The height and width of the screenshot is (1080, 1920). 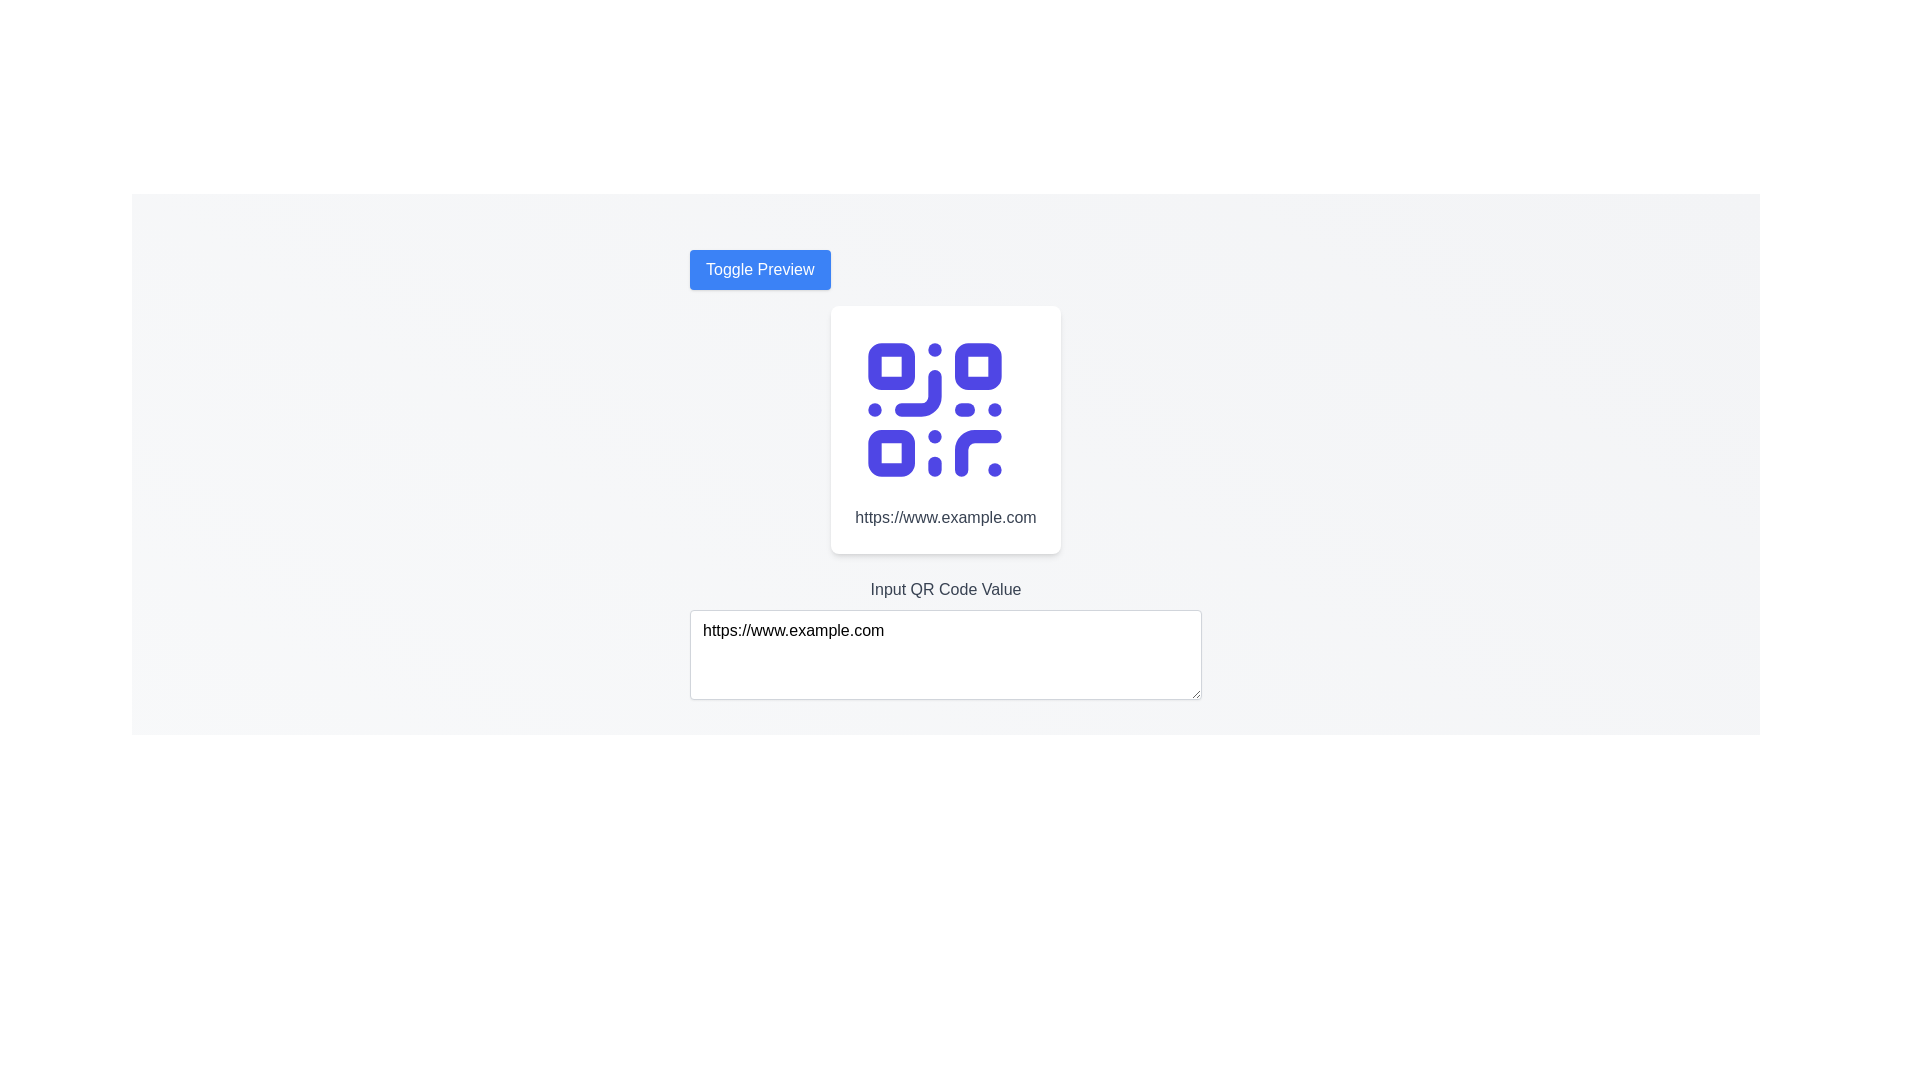 I want to click on the second graphic block of the QR code located in the top-right corner of the code area, so click(x=978, y=366).